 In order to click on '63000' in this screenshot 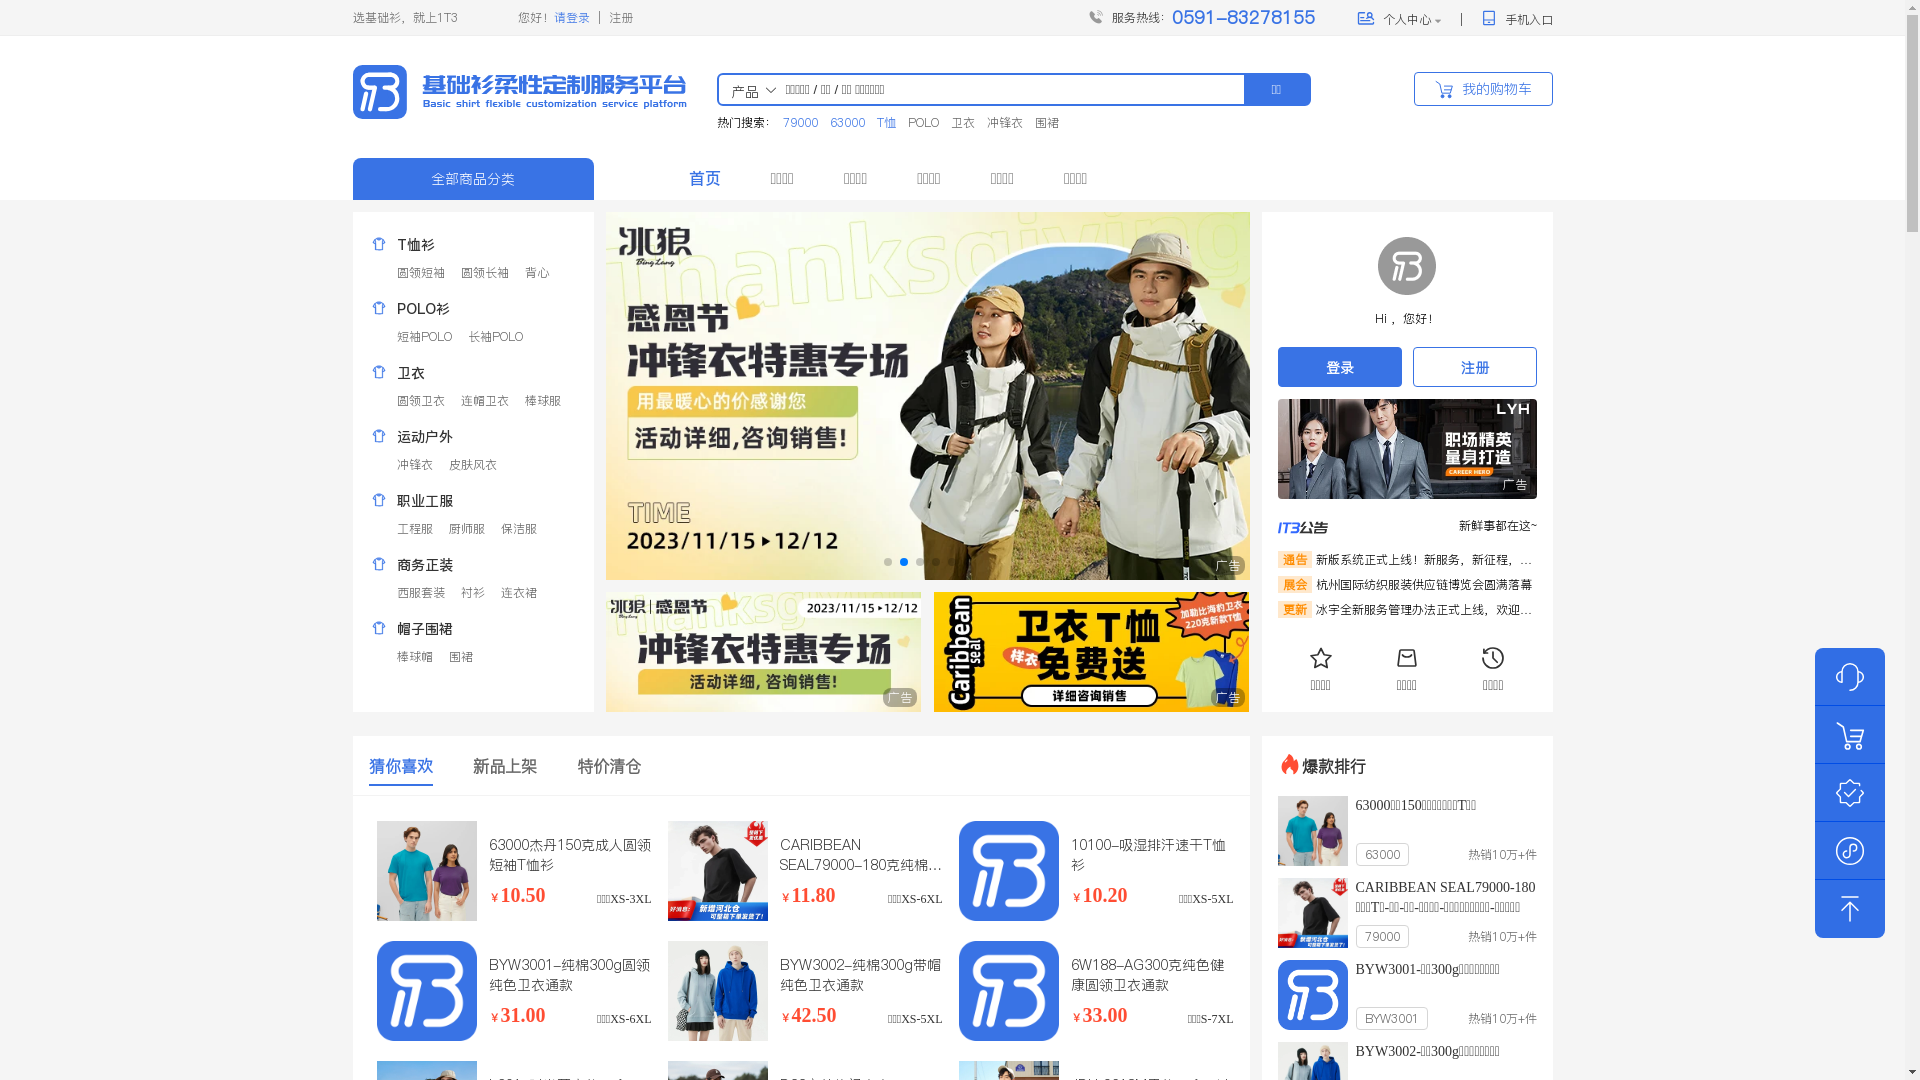, I will do `click(847, 122)`.